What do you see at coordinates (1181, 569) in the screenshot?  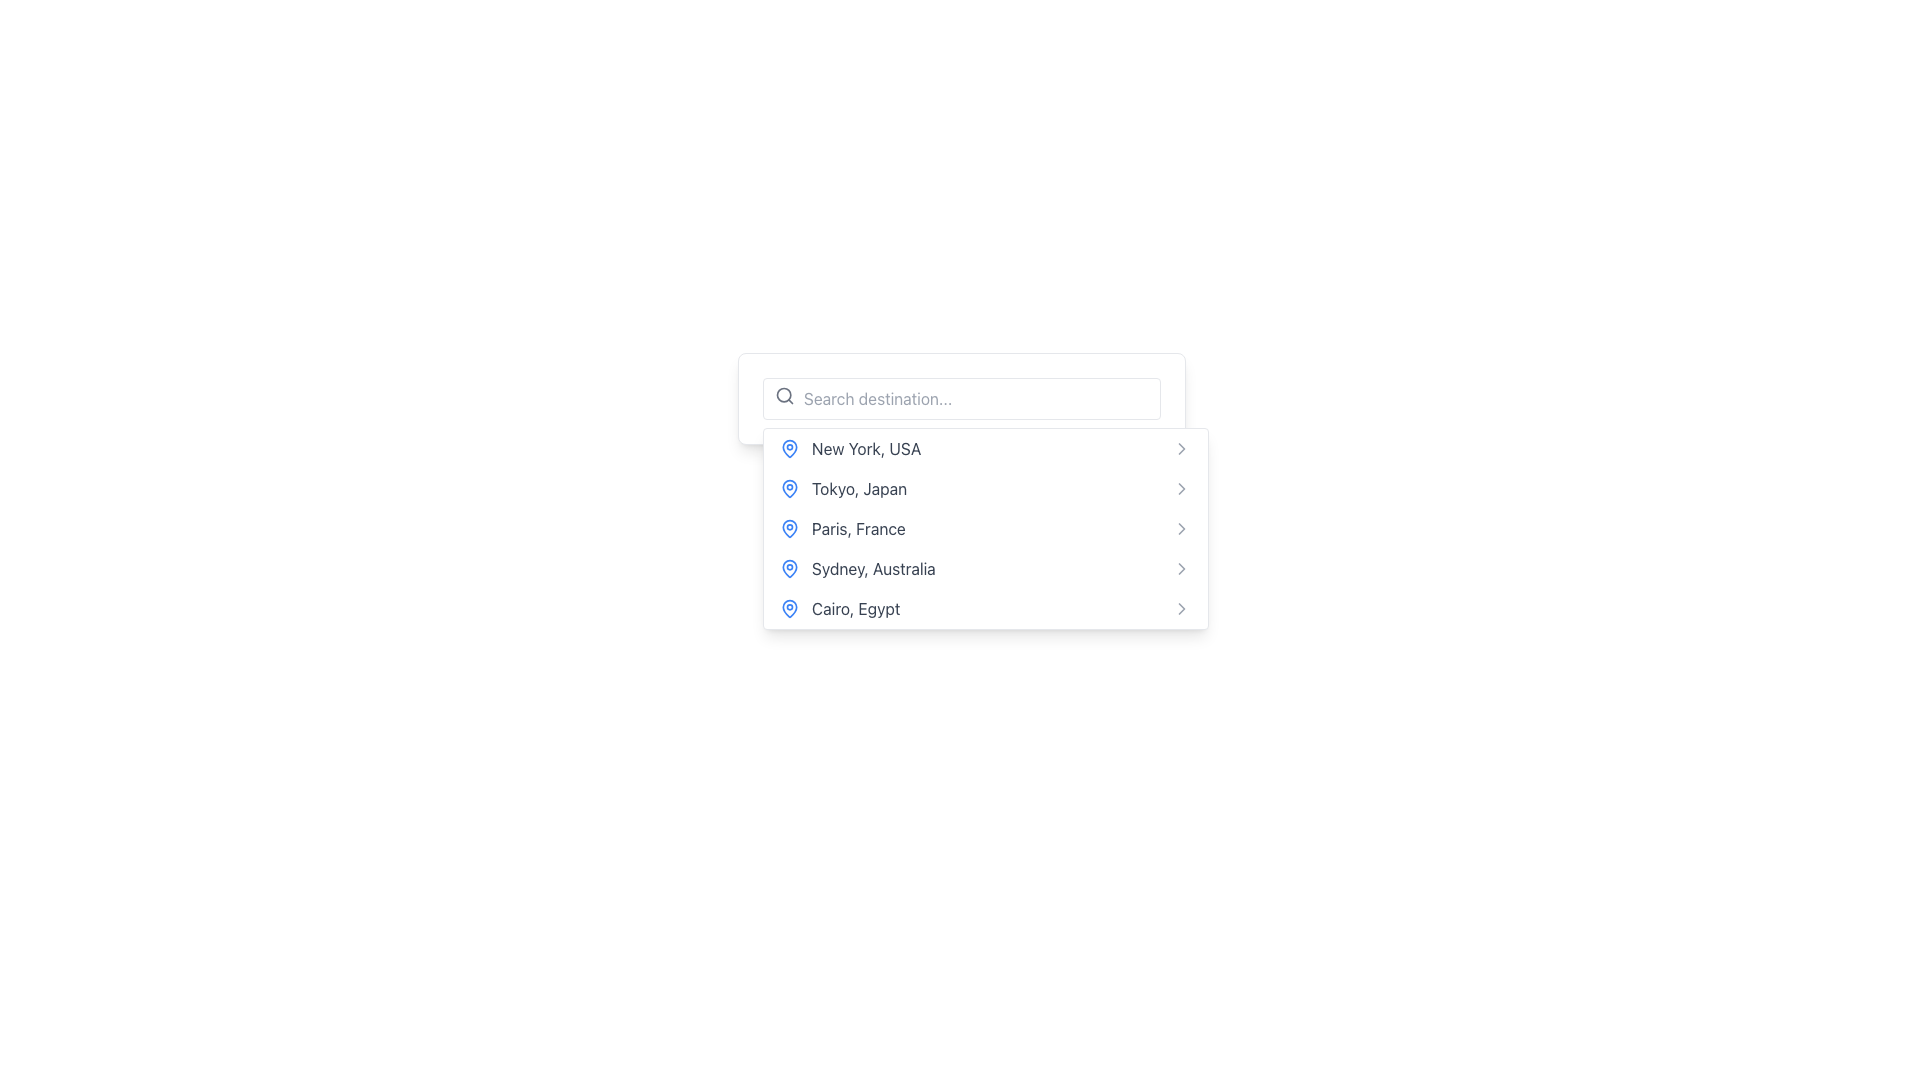 I see `the rightward chevron icon located next to the text 'Sydney, Australia' in the dropdown menu, which is the fourth icon in the list of destinations` at bounding box center [1181, 569].